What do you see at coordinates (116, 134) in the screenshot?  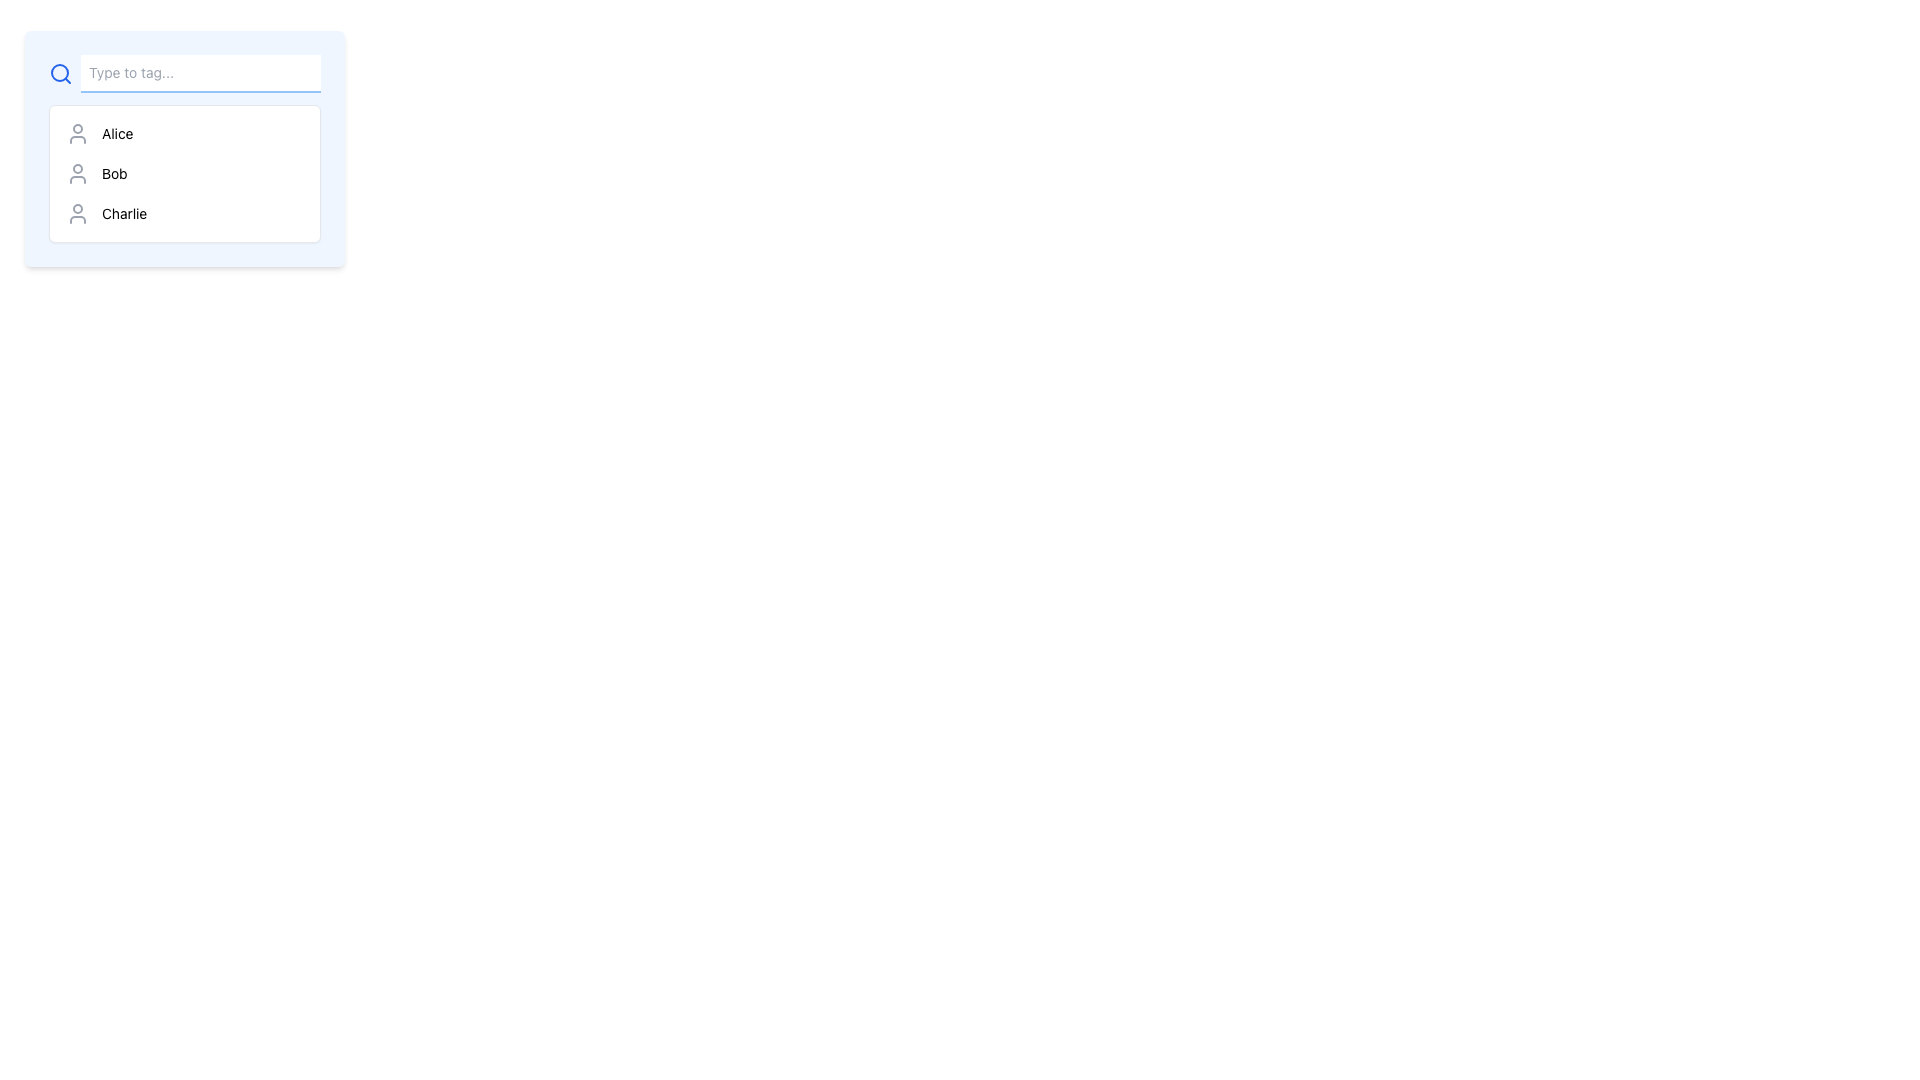 I see `the text label displaying 'Alice'` at bounding box center [116, 134].